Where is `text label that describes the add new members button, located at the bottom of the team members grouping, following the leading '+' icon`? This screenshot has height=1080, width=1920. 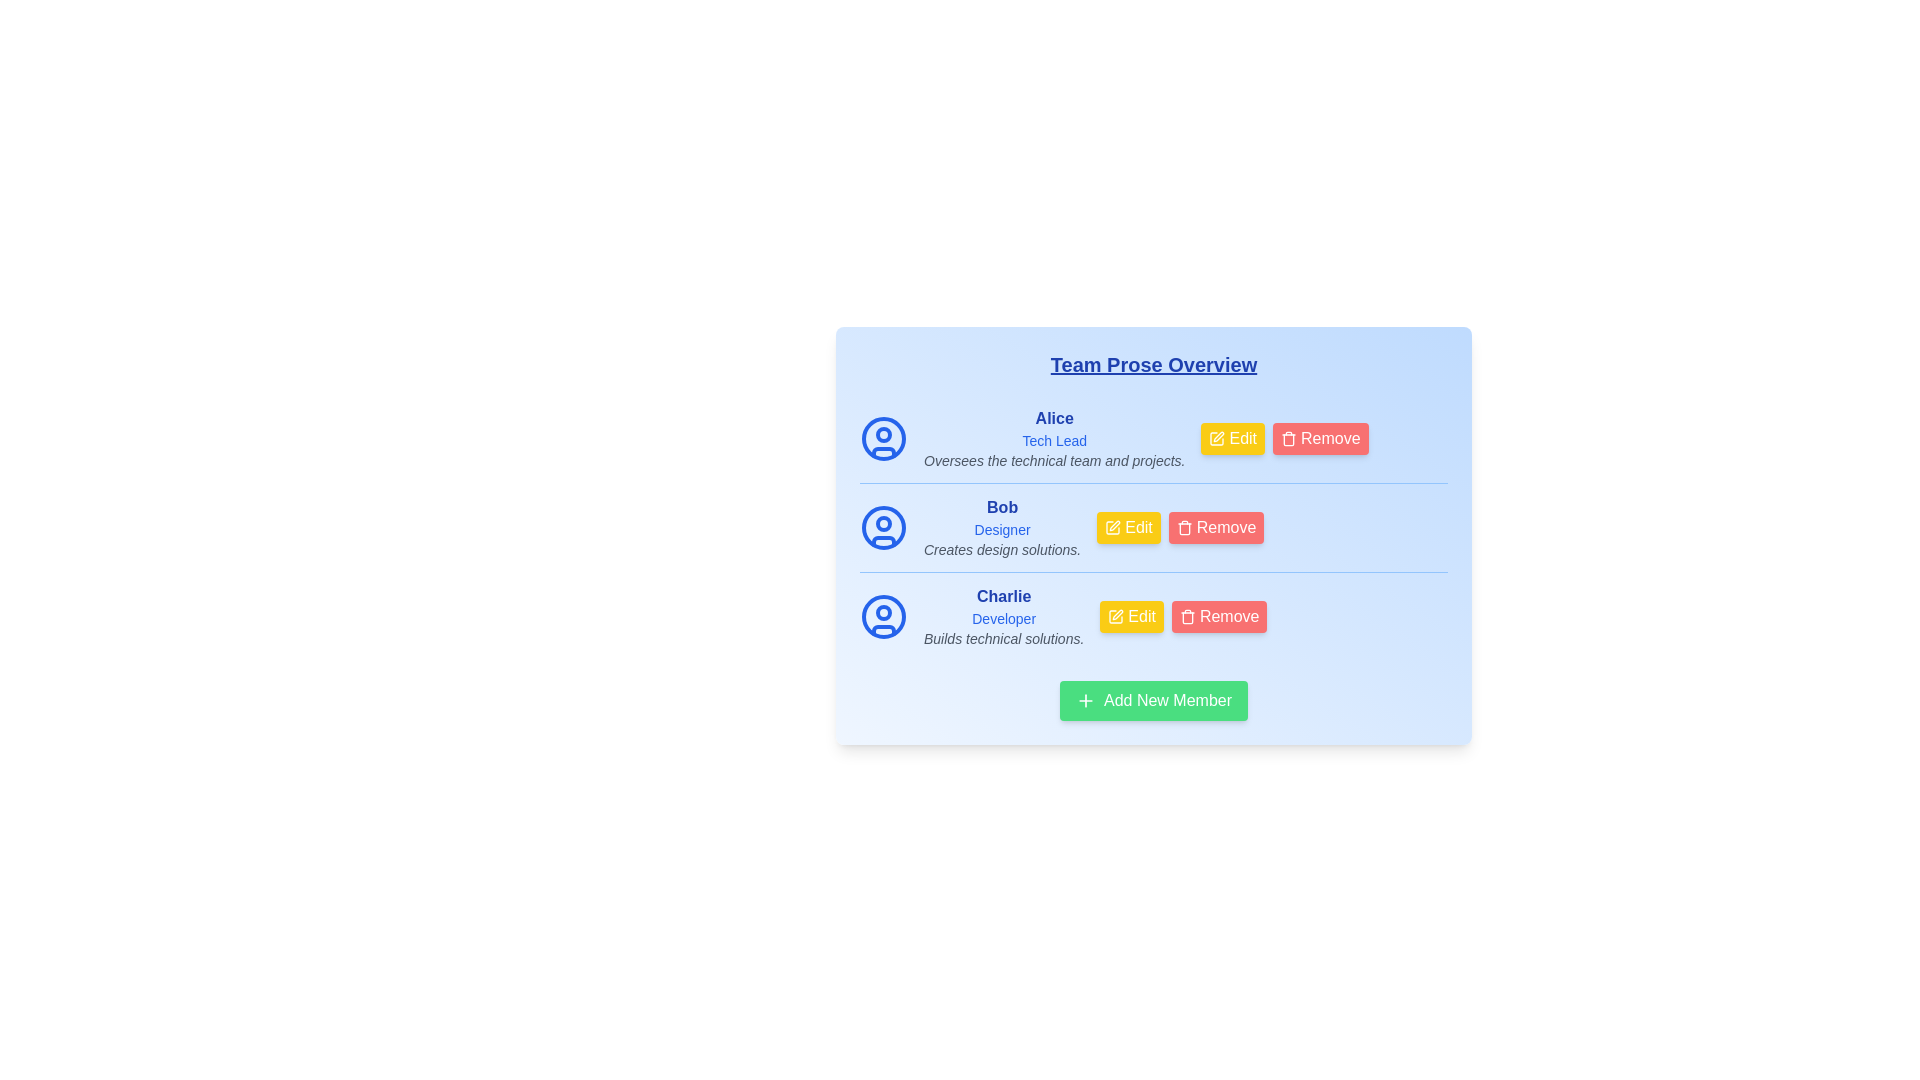 text label that describes the add new members button, located at the bottom of the team members grouping, following the leading '+' icon is located at coordinates (1163, 700).